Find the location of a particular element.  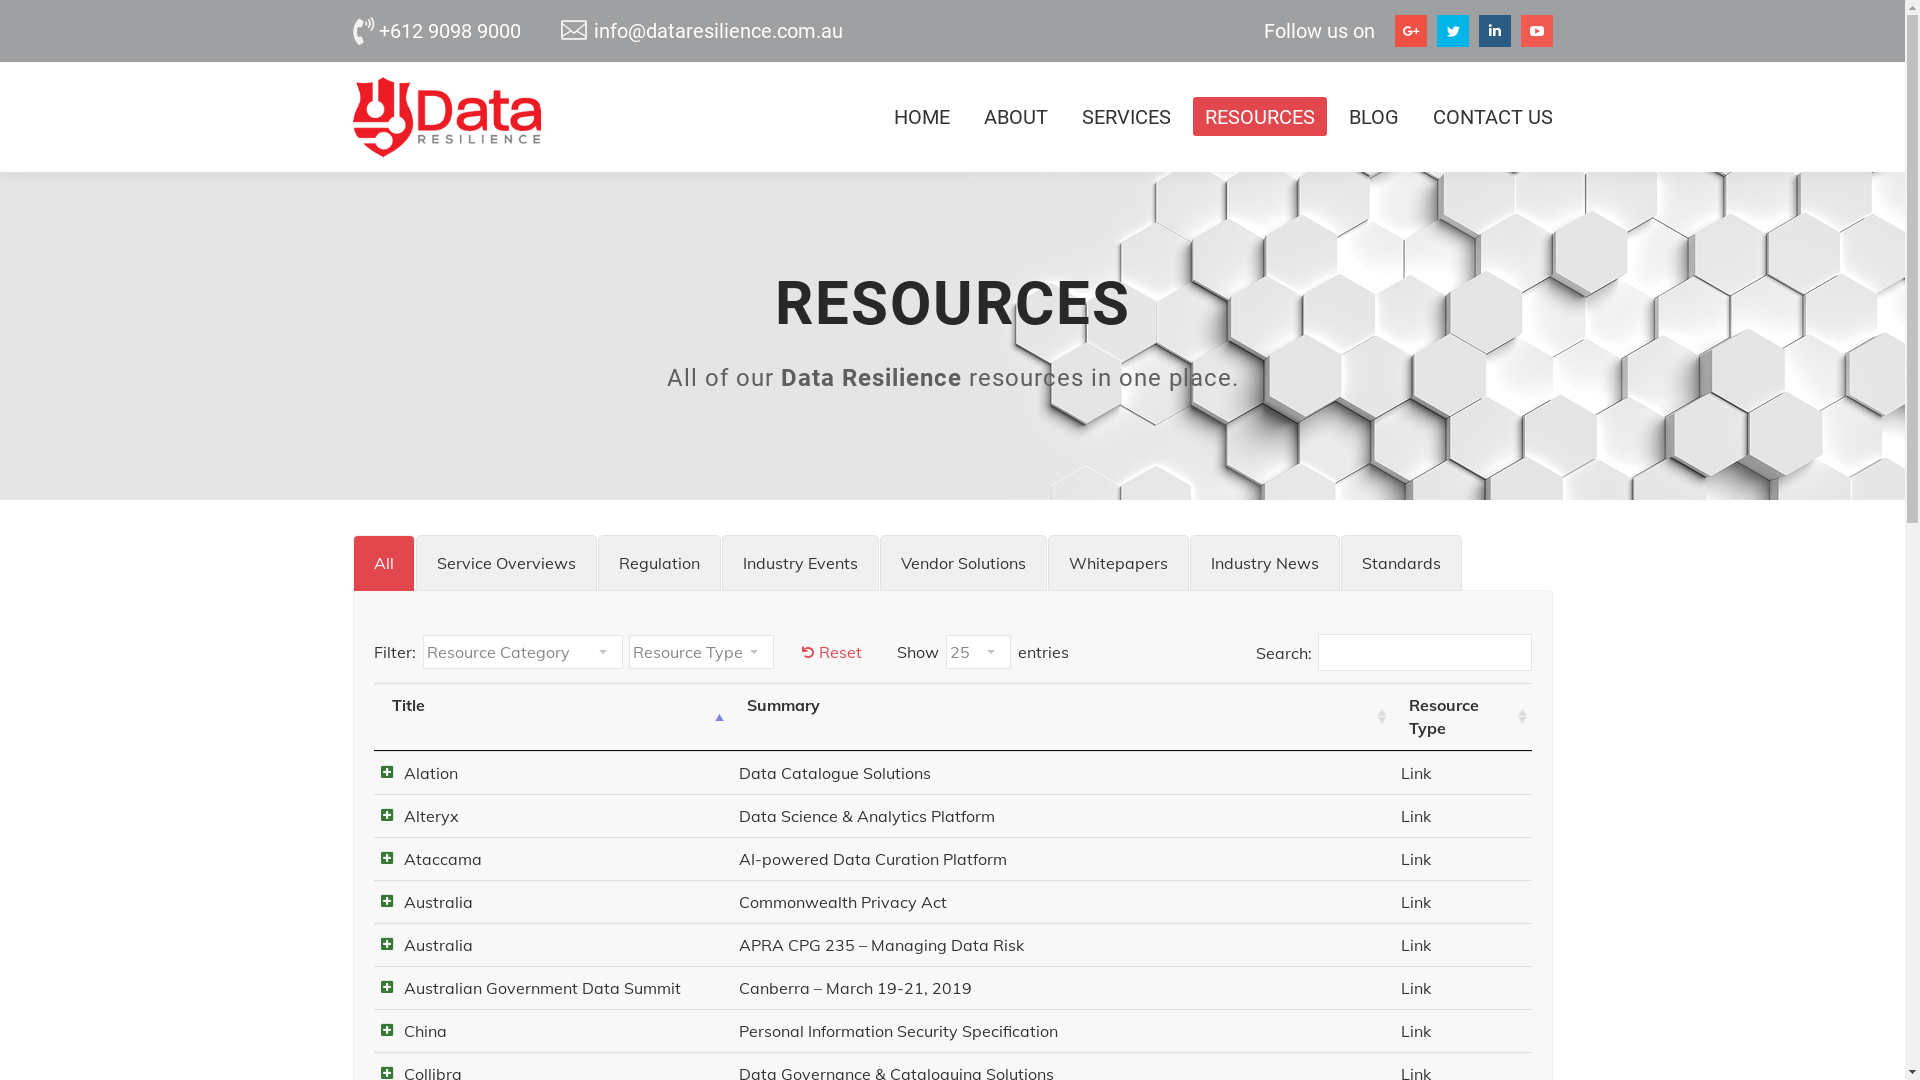

'HOME' is located at coordinates (920, 116).